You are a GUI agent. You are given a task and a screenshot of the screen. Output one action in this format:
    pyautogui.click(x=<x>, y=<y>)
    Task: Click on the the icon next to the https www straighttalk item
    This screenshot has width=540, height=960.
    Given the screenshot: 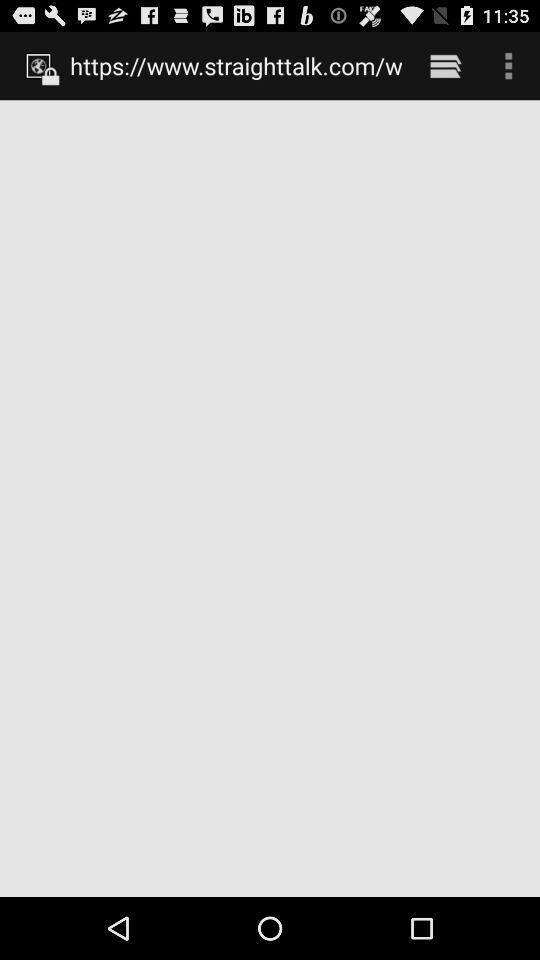 What is the action you would take?
    pyautogui.click(x=445, y=65)
    